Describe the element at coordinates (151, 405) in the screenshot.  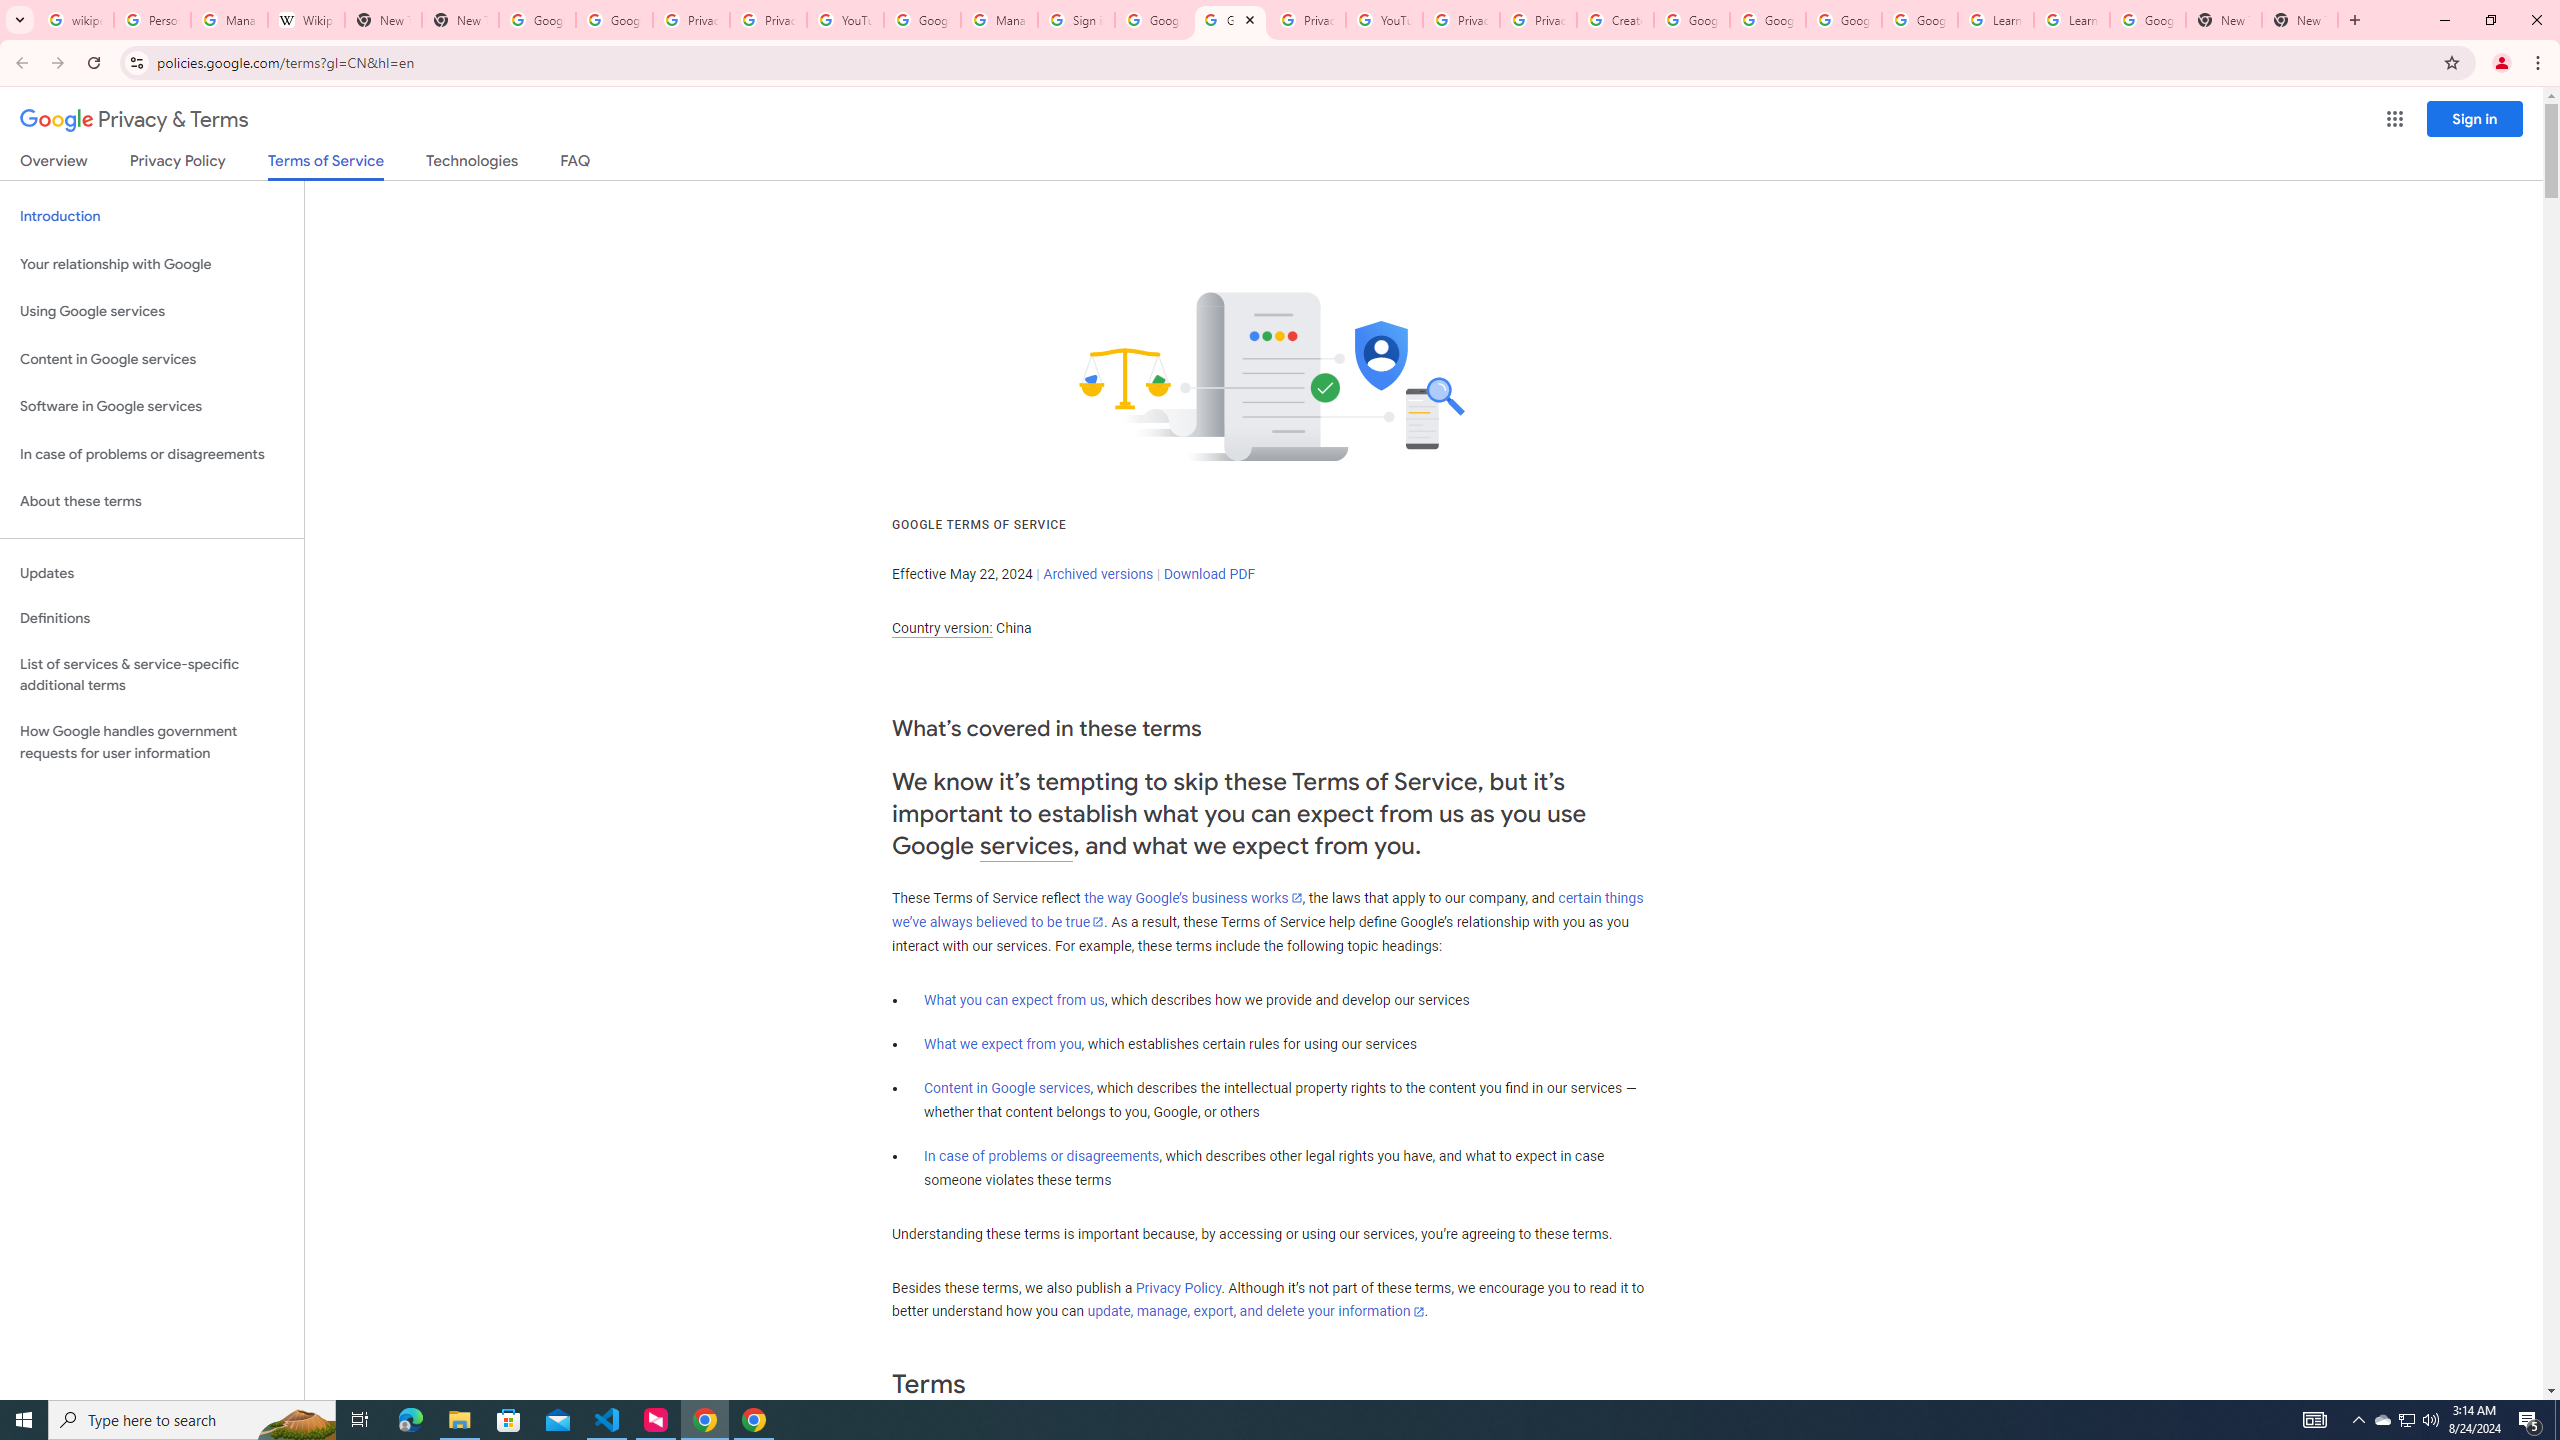
I see `'Software in Google services'` at that location.